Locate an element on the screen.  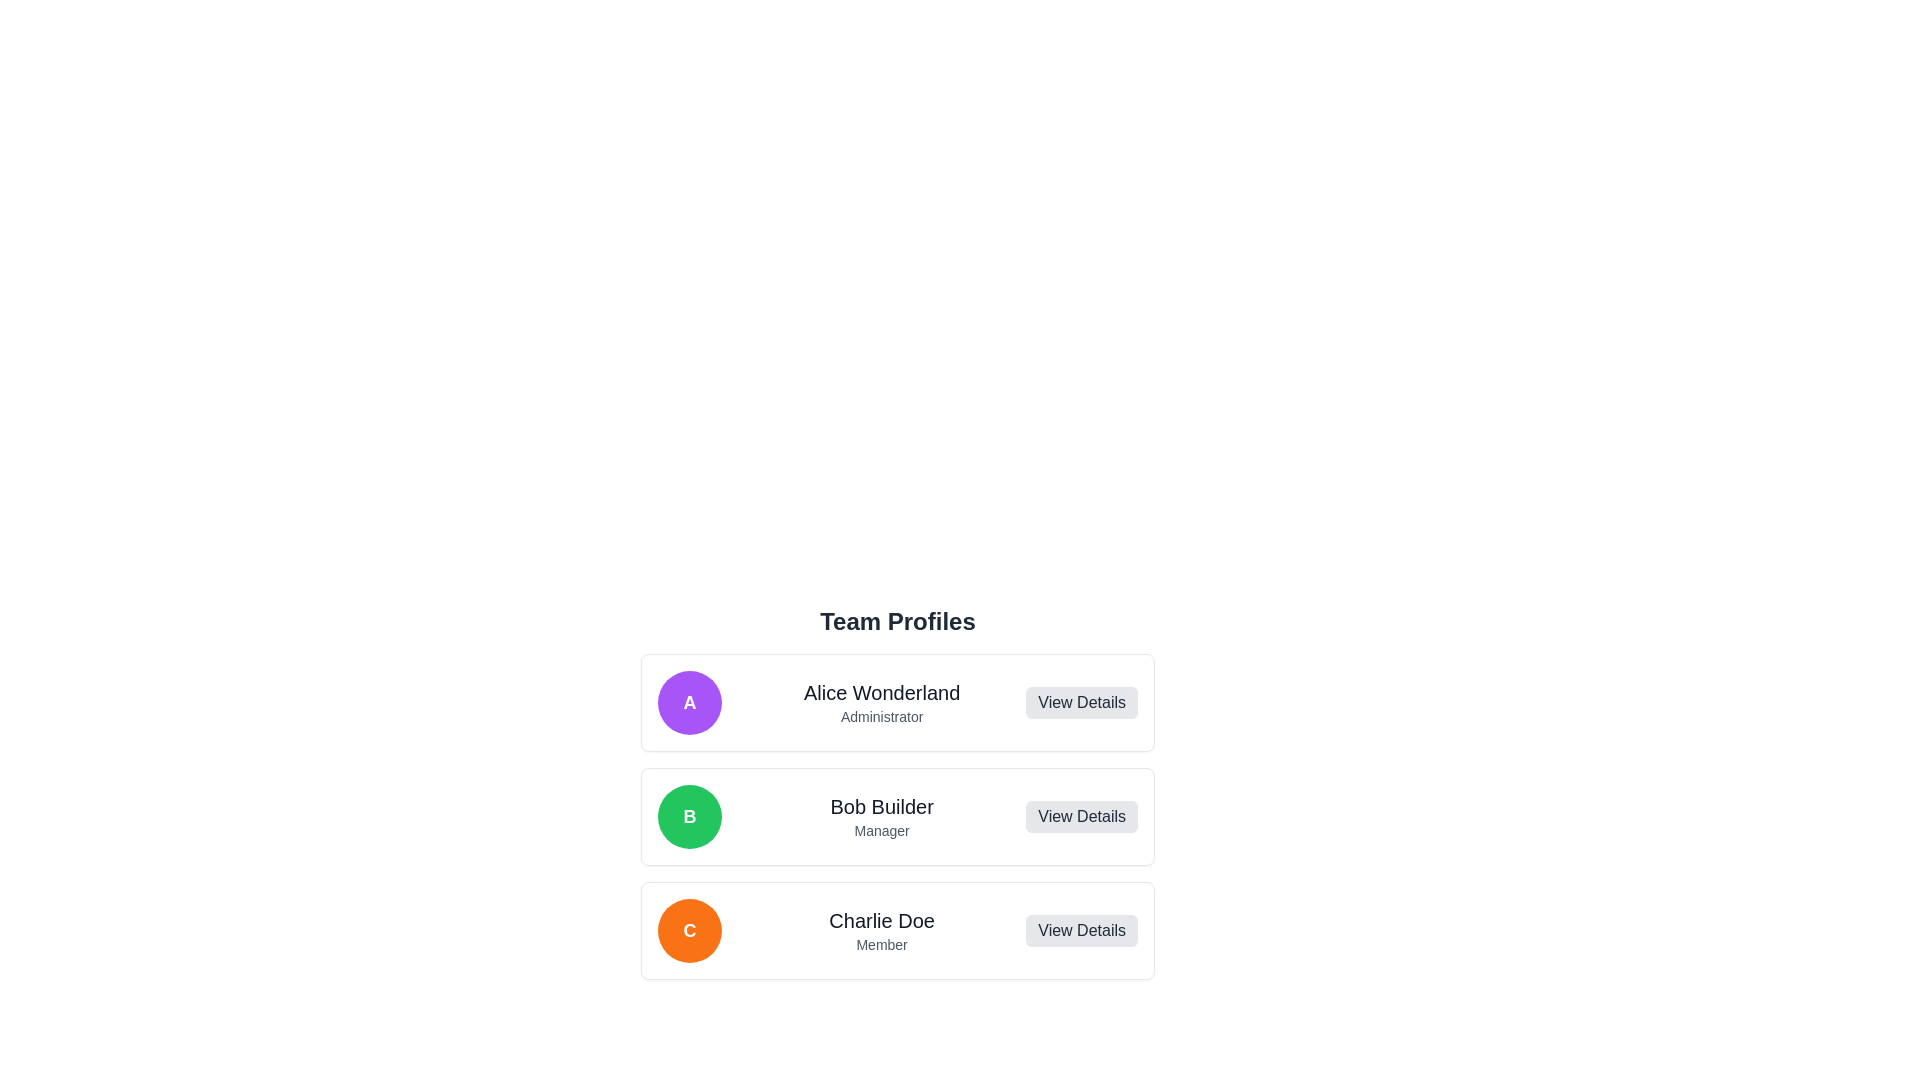
the circular badge component displaying the letter 'C' in white, which is located in the bottom-most profile card adjacent to the details of 'Charlie Doe' is located at coordinates (690, 930).